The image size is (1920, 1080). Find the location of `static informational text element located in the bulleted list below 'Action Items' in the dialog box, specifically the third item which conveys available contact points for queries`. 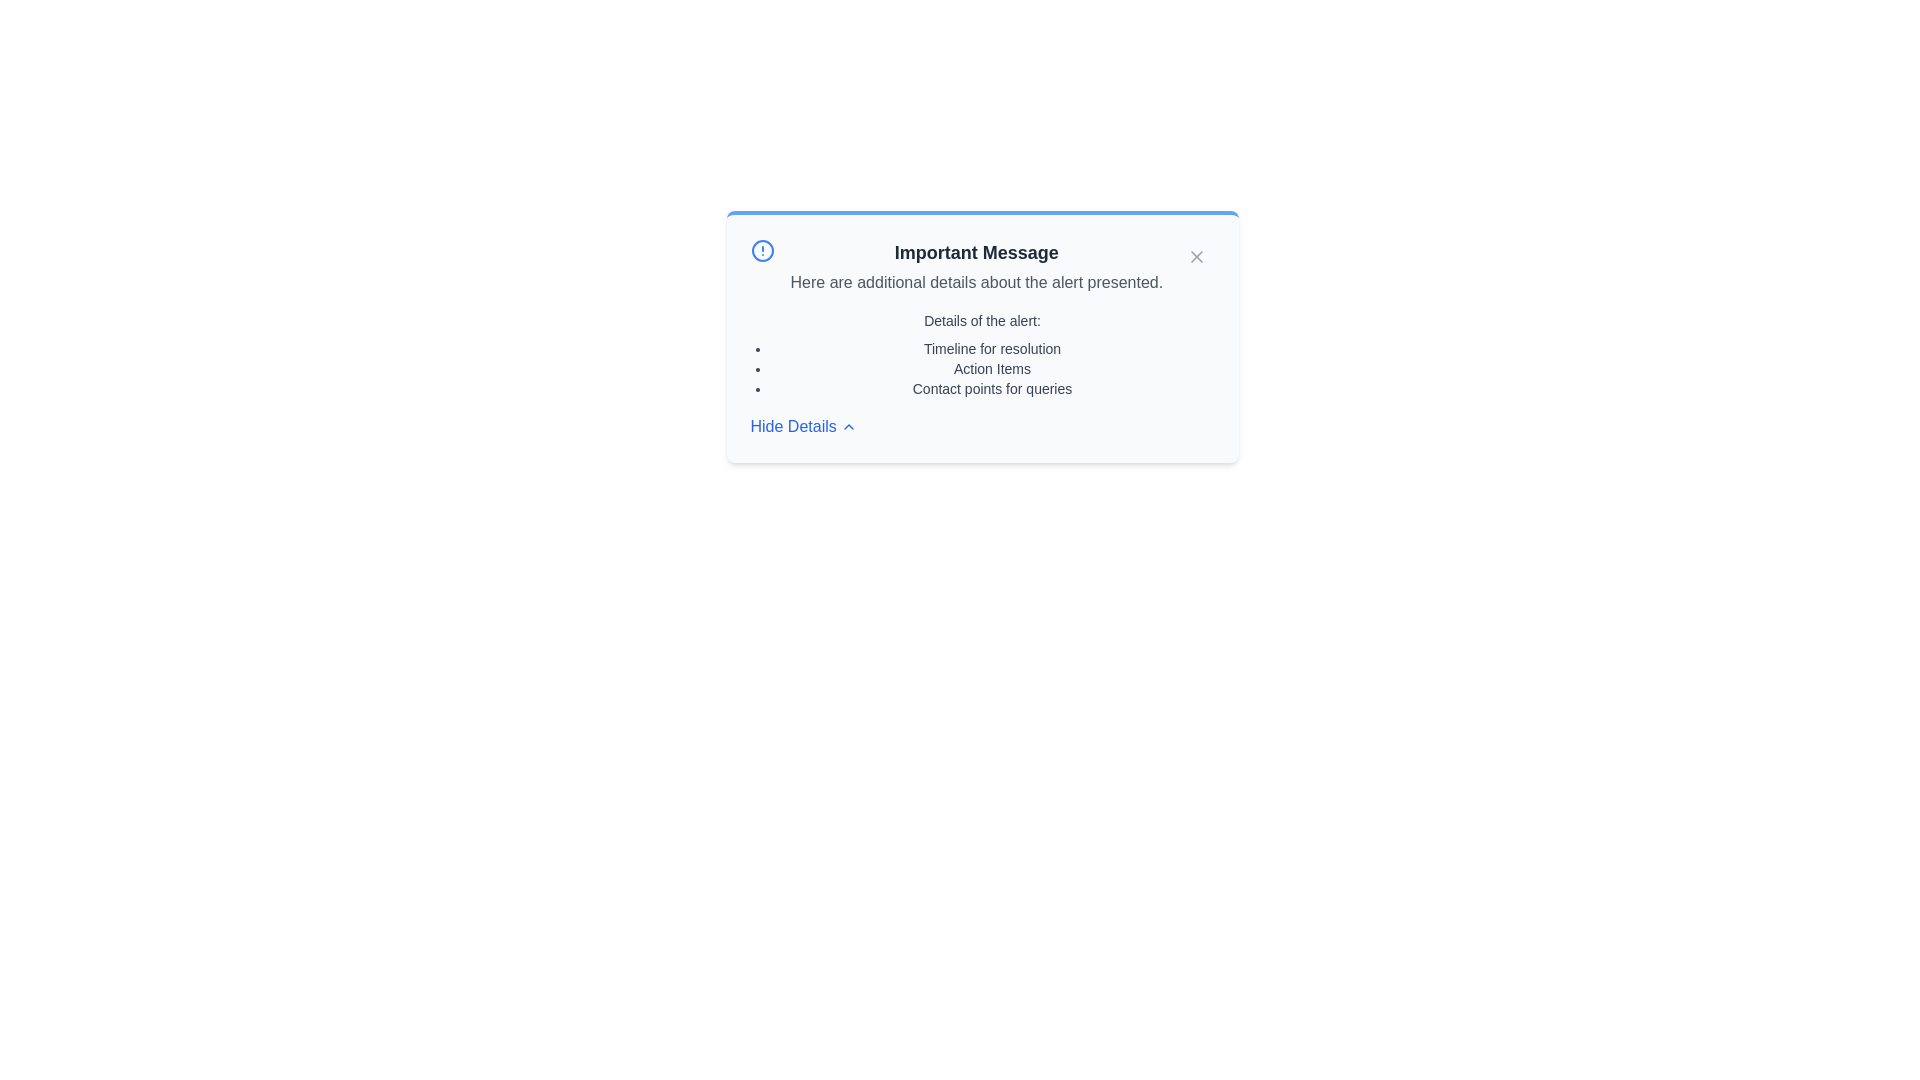

static informational text element located in the bulleted list below 'Action Items' in the dialog box, specifically the third item which conveys available contact points for queries is located at coordinates (992, 389).